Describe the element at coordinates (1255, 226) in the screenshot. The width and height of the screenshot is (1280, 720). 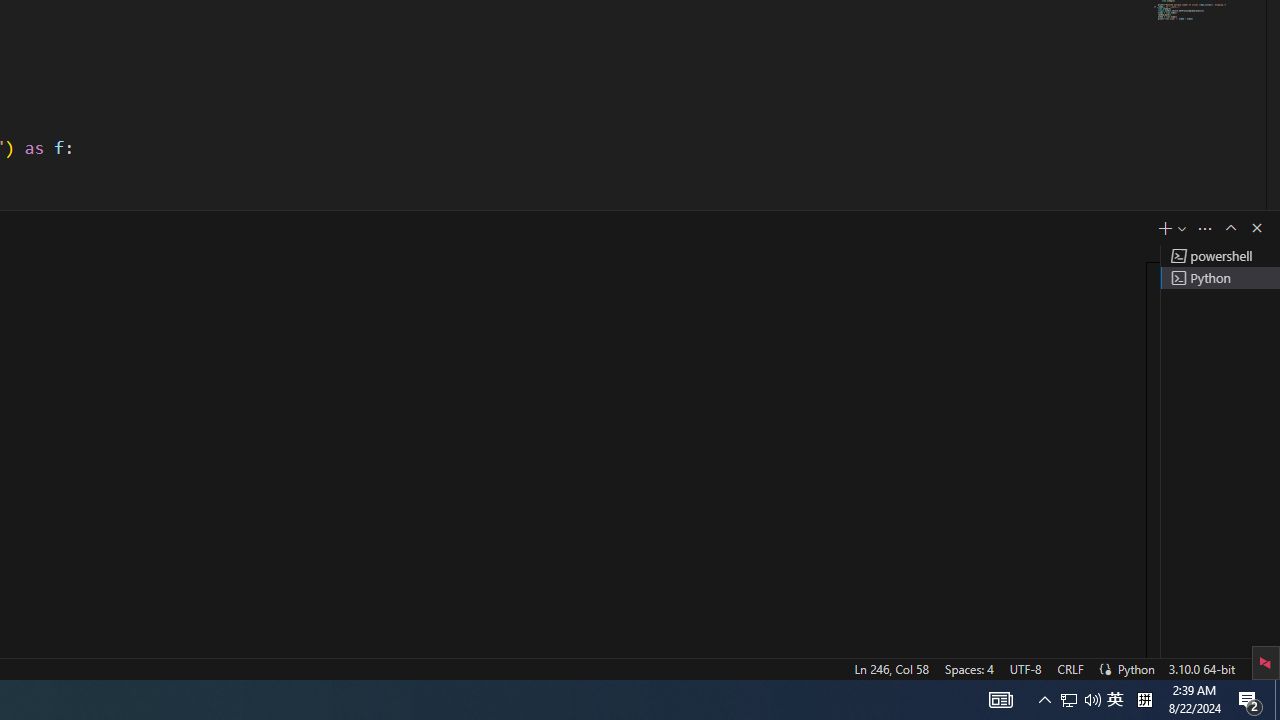
I see `'Hide Panel'` at that location.